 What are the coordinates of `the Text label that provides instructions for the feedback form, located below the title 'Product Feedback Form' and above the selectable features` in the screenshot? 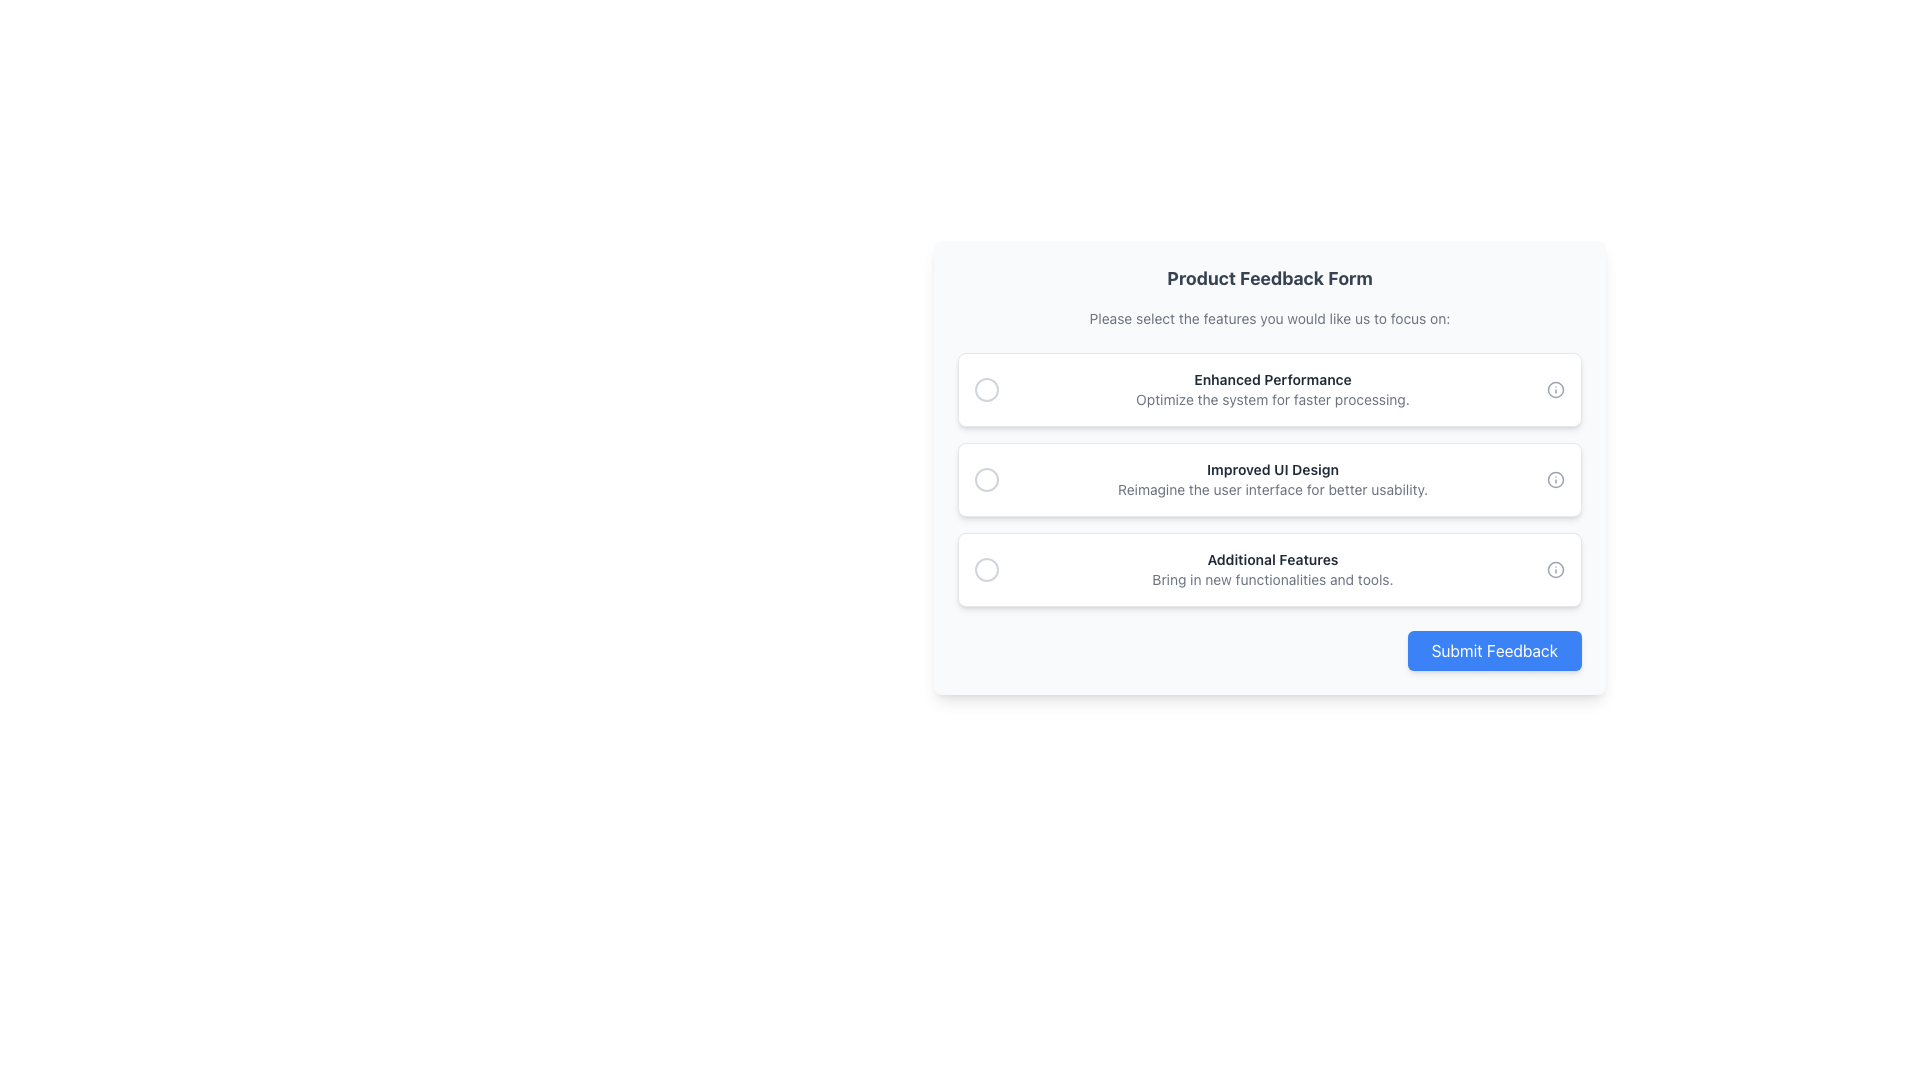 It's located at (1269, 318).